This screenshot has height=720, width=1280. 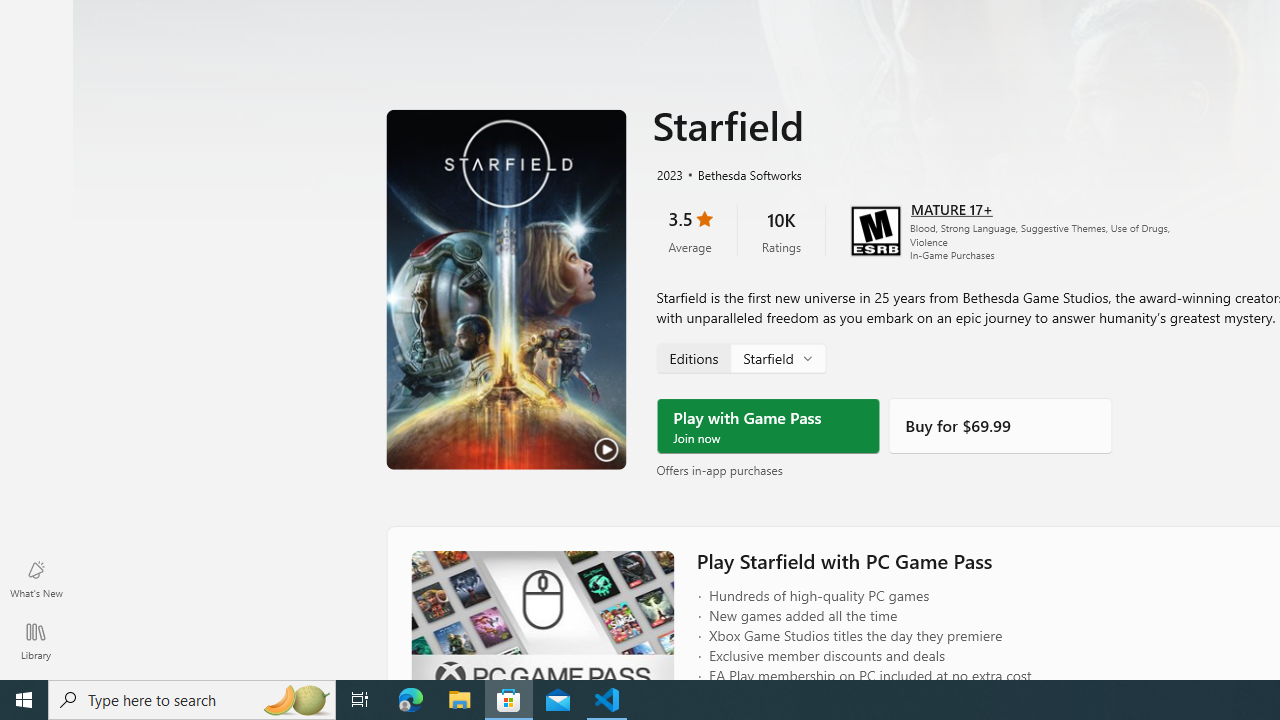 I want to click on 'Buy', so click(x=1000, y=425).